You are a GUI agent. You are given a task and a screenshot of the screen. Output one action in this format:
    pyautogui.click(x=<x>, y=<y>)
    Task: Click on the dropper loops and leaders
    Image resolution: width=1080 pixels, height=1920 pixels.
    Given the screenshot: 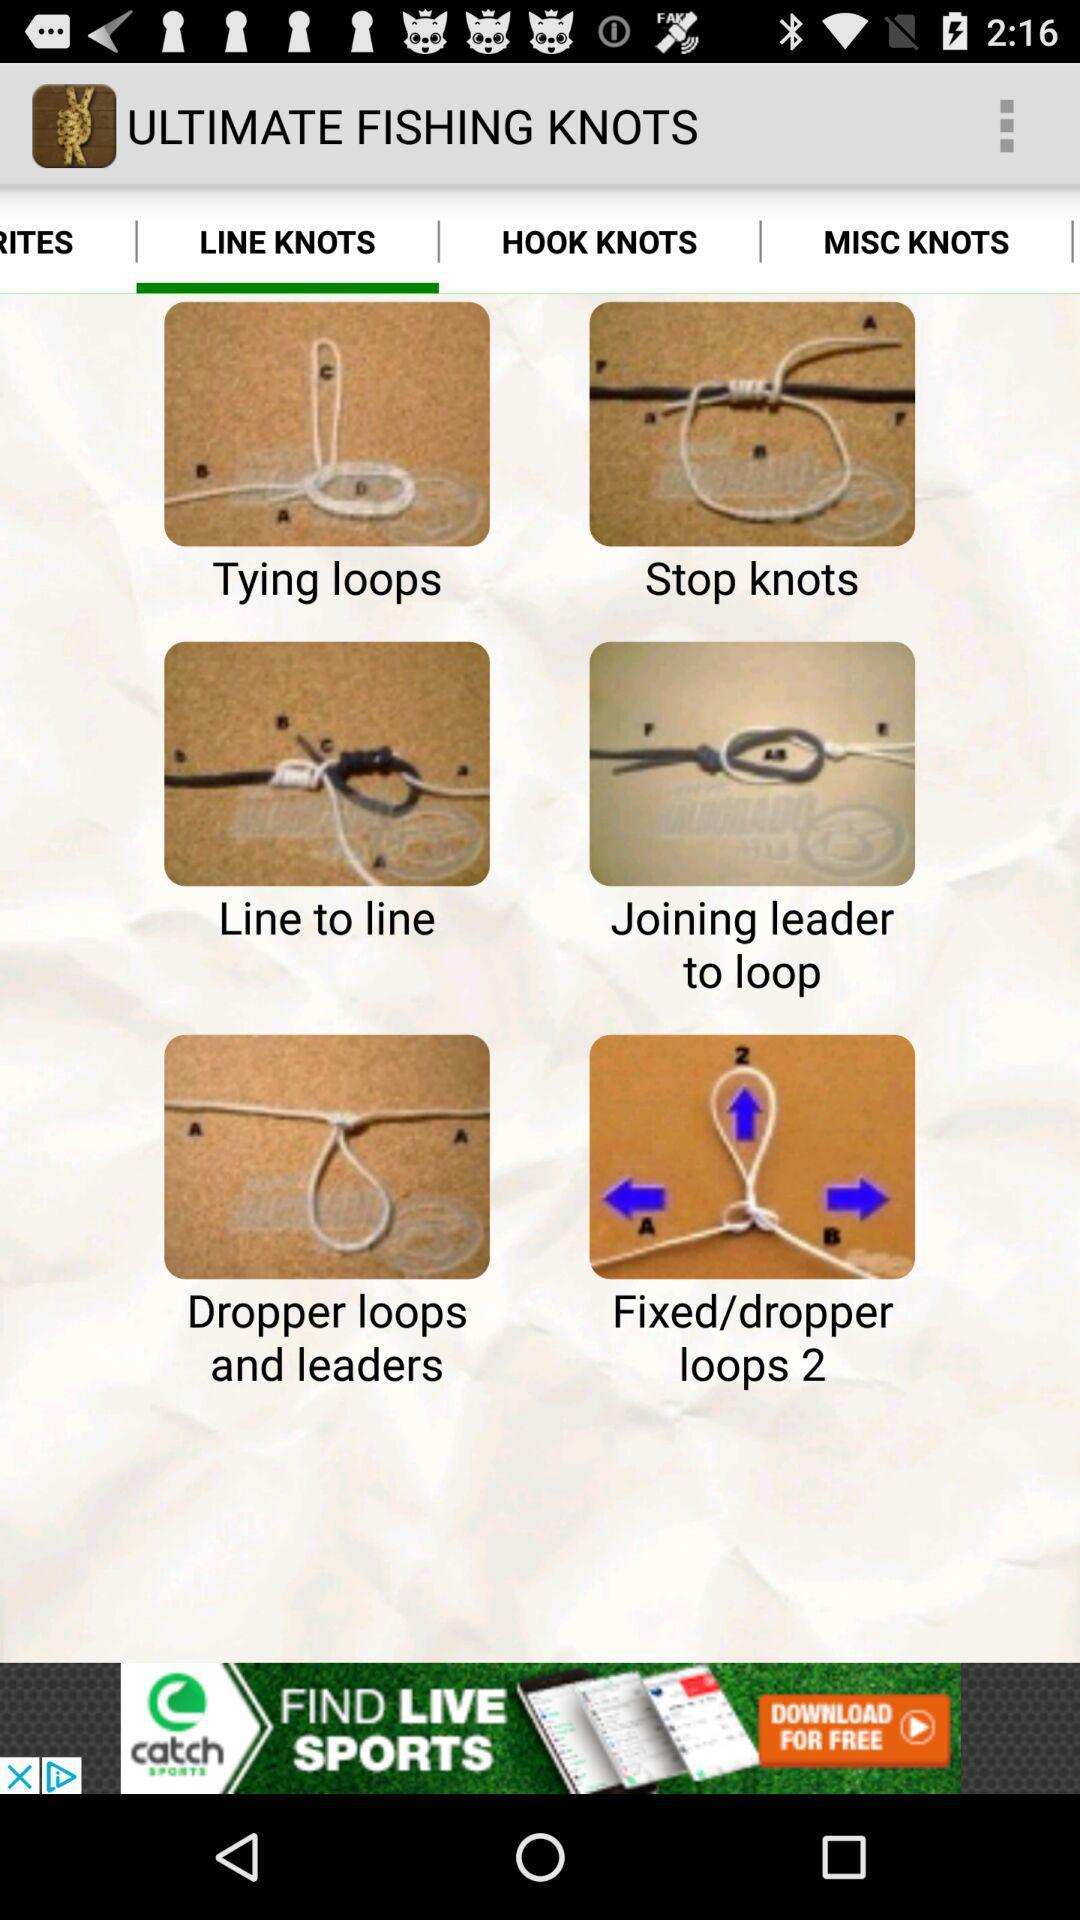 What is the action you would take?
    pyautogui.click(x=326, y=1156)
    